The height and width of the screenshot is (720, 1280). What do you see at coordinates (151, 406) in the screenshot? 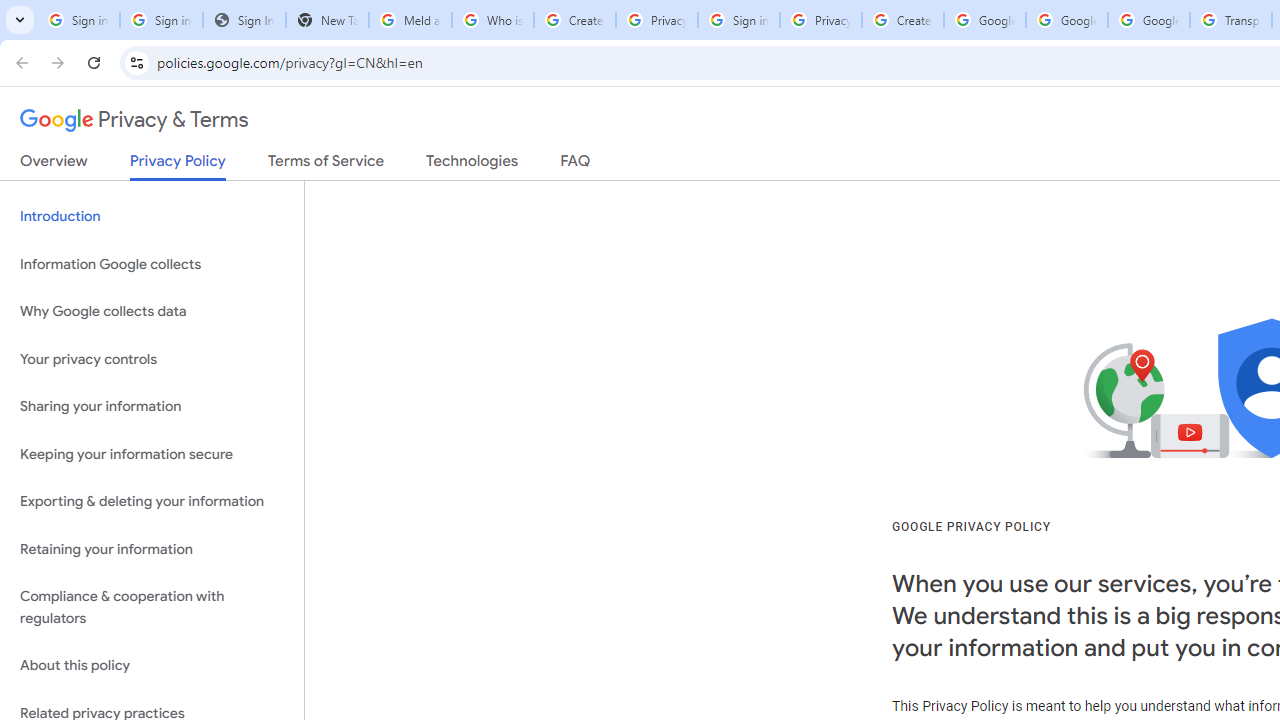
I see `'Sharing your information'` at bounding box center [151, 406].